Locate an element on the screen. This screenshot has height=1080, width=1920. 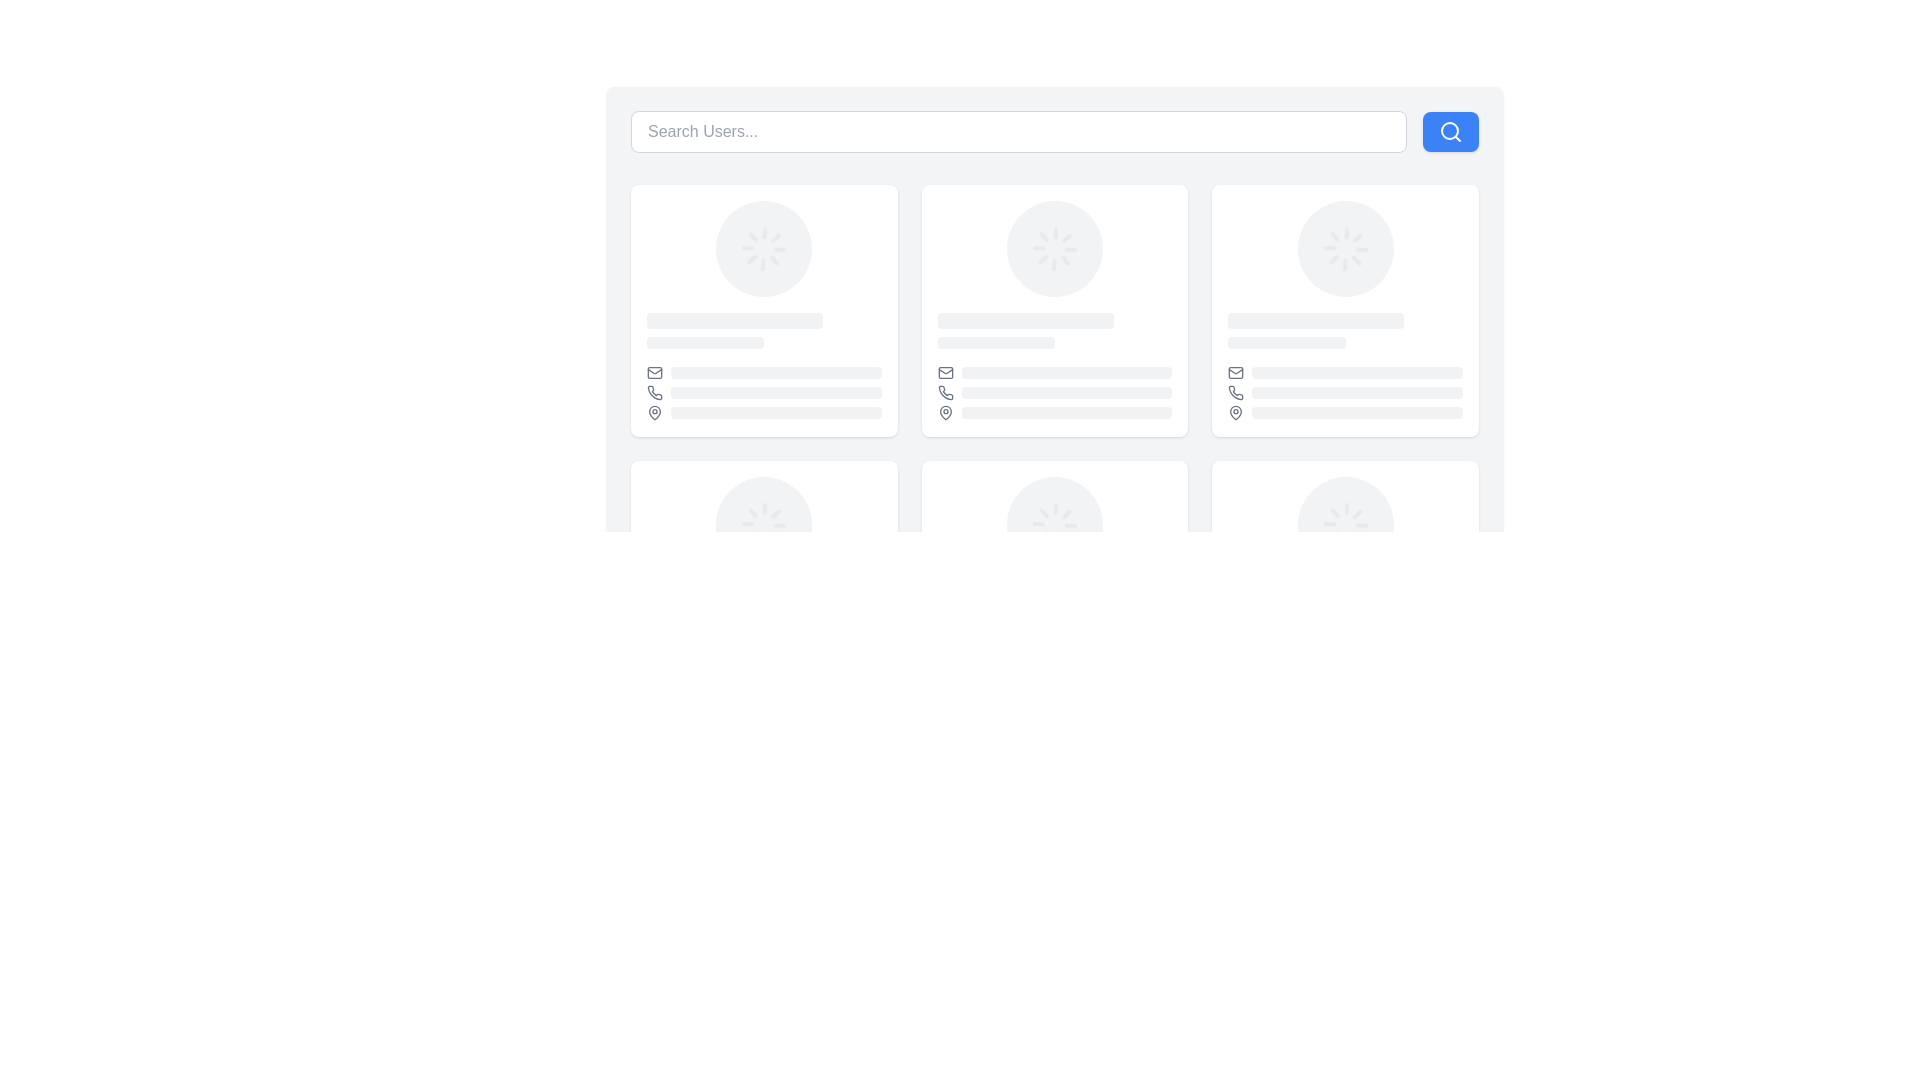
the loading spinner that indicates a loading state for the second card in the upper row of the grid layout is located at coordinates (1345, 248).